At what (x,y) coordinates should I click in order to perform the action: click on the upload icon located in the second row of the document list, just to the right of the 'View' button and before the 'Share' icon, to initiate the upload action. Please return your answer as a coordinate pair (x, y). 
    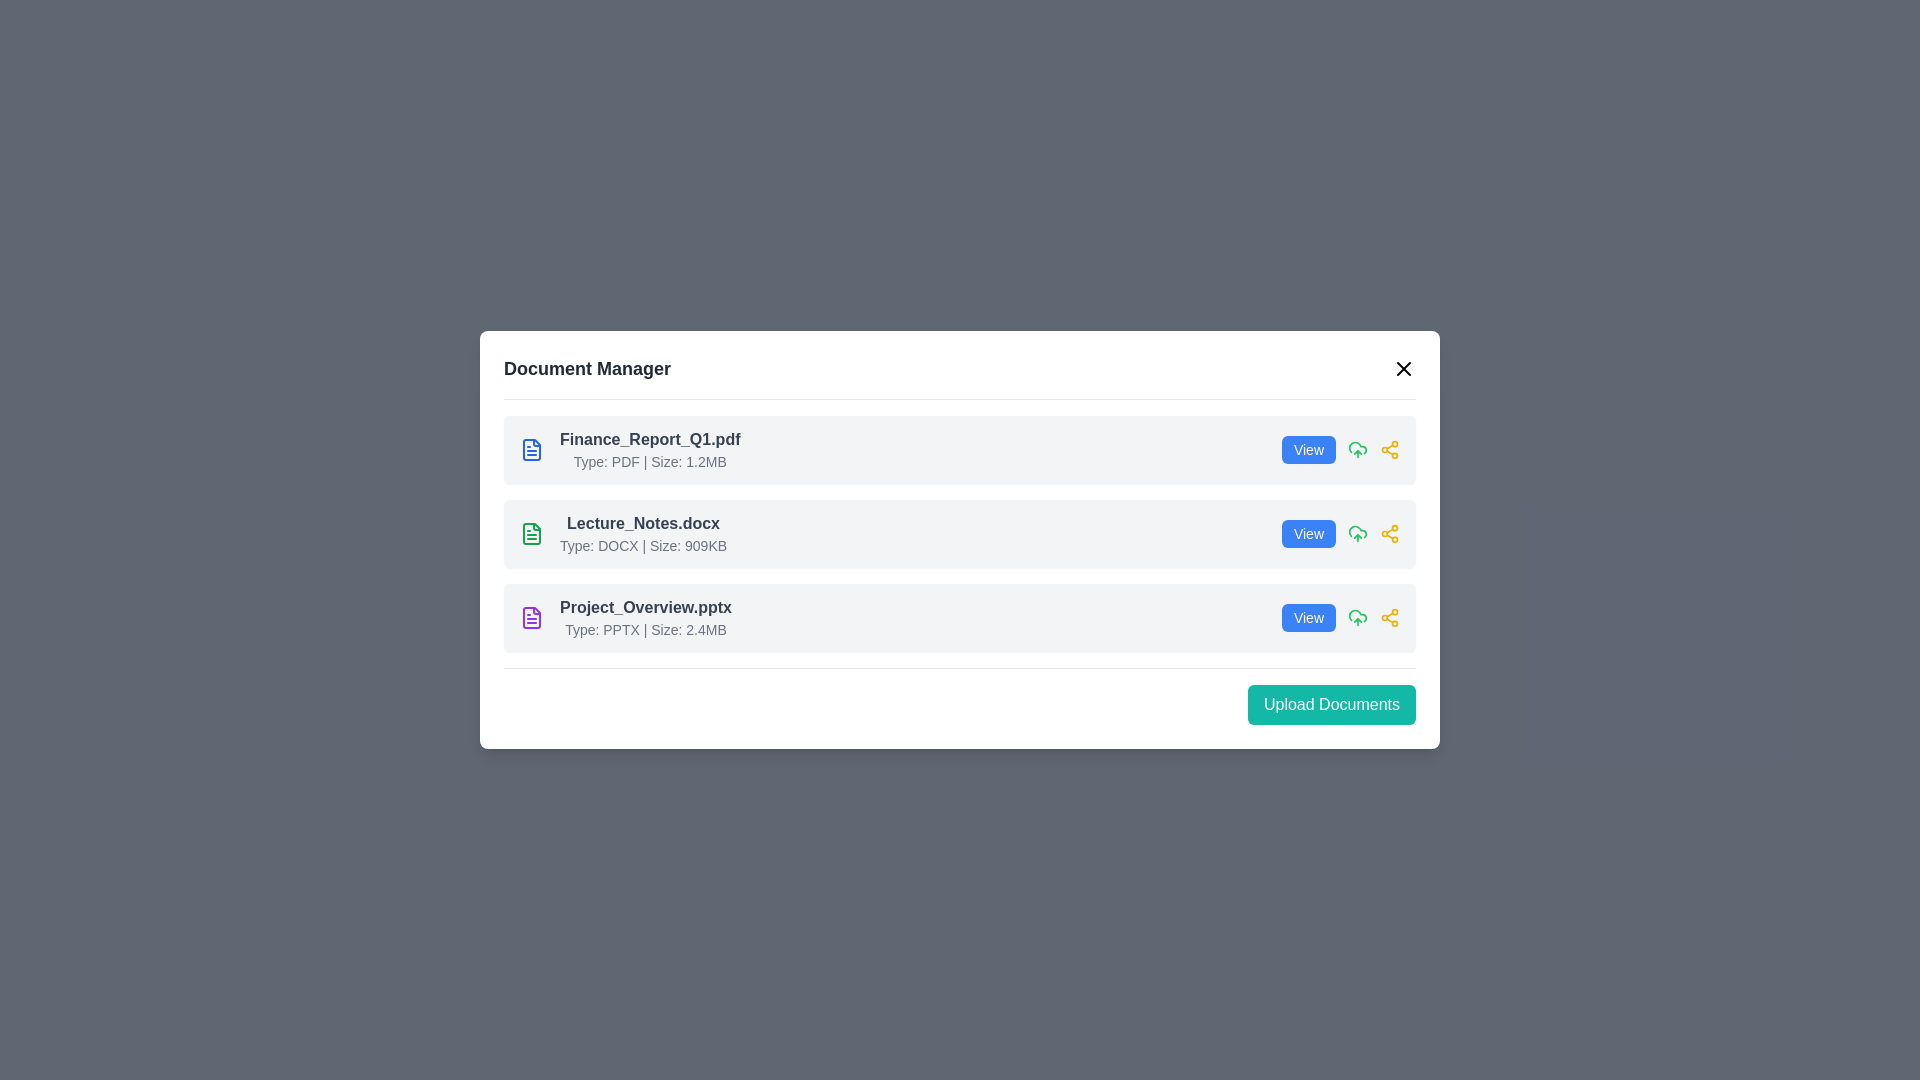
    Looking at the image, I should click on (1358, 532).